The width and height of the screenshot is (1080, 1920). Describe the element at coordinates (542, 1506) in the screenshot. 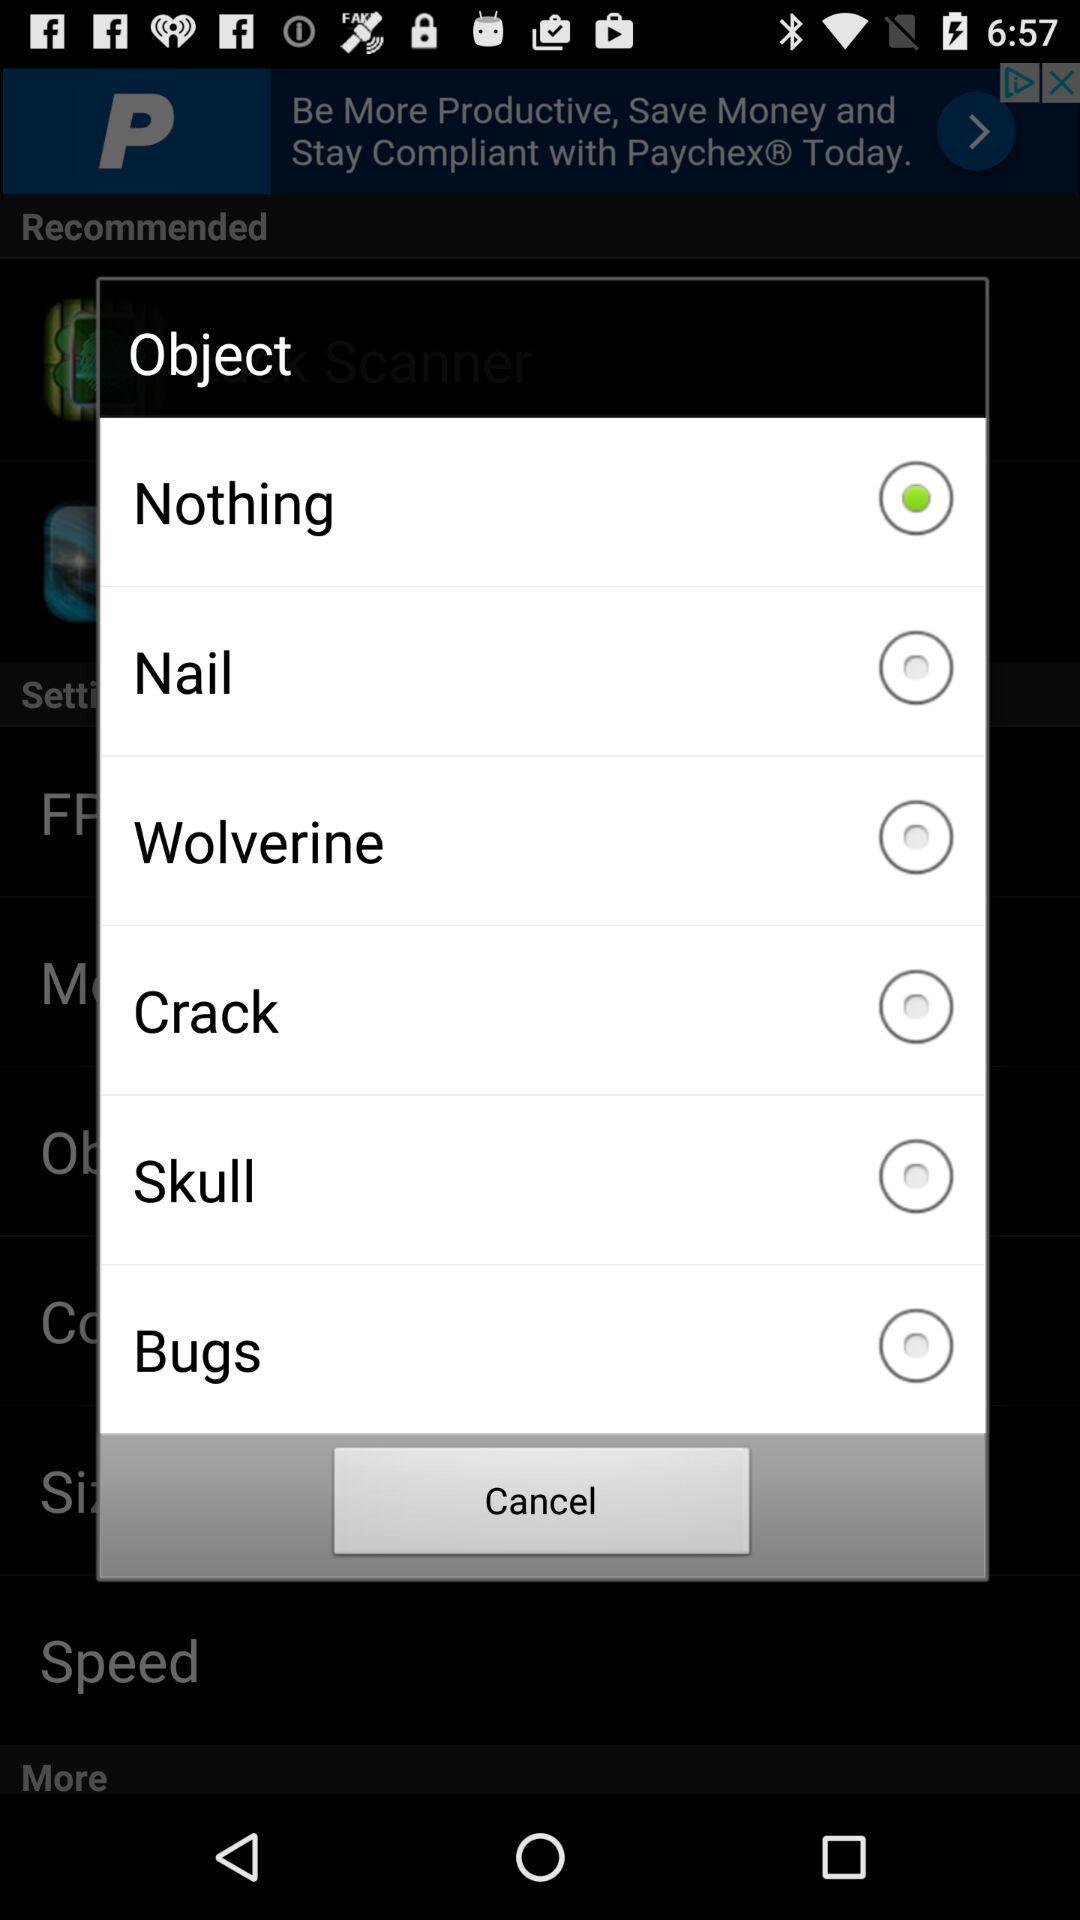

I see `the cancel` at that location.